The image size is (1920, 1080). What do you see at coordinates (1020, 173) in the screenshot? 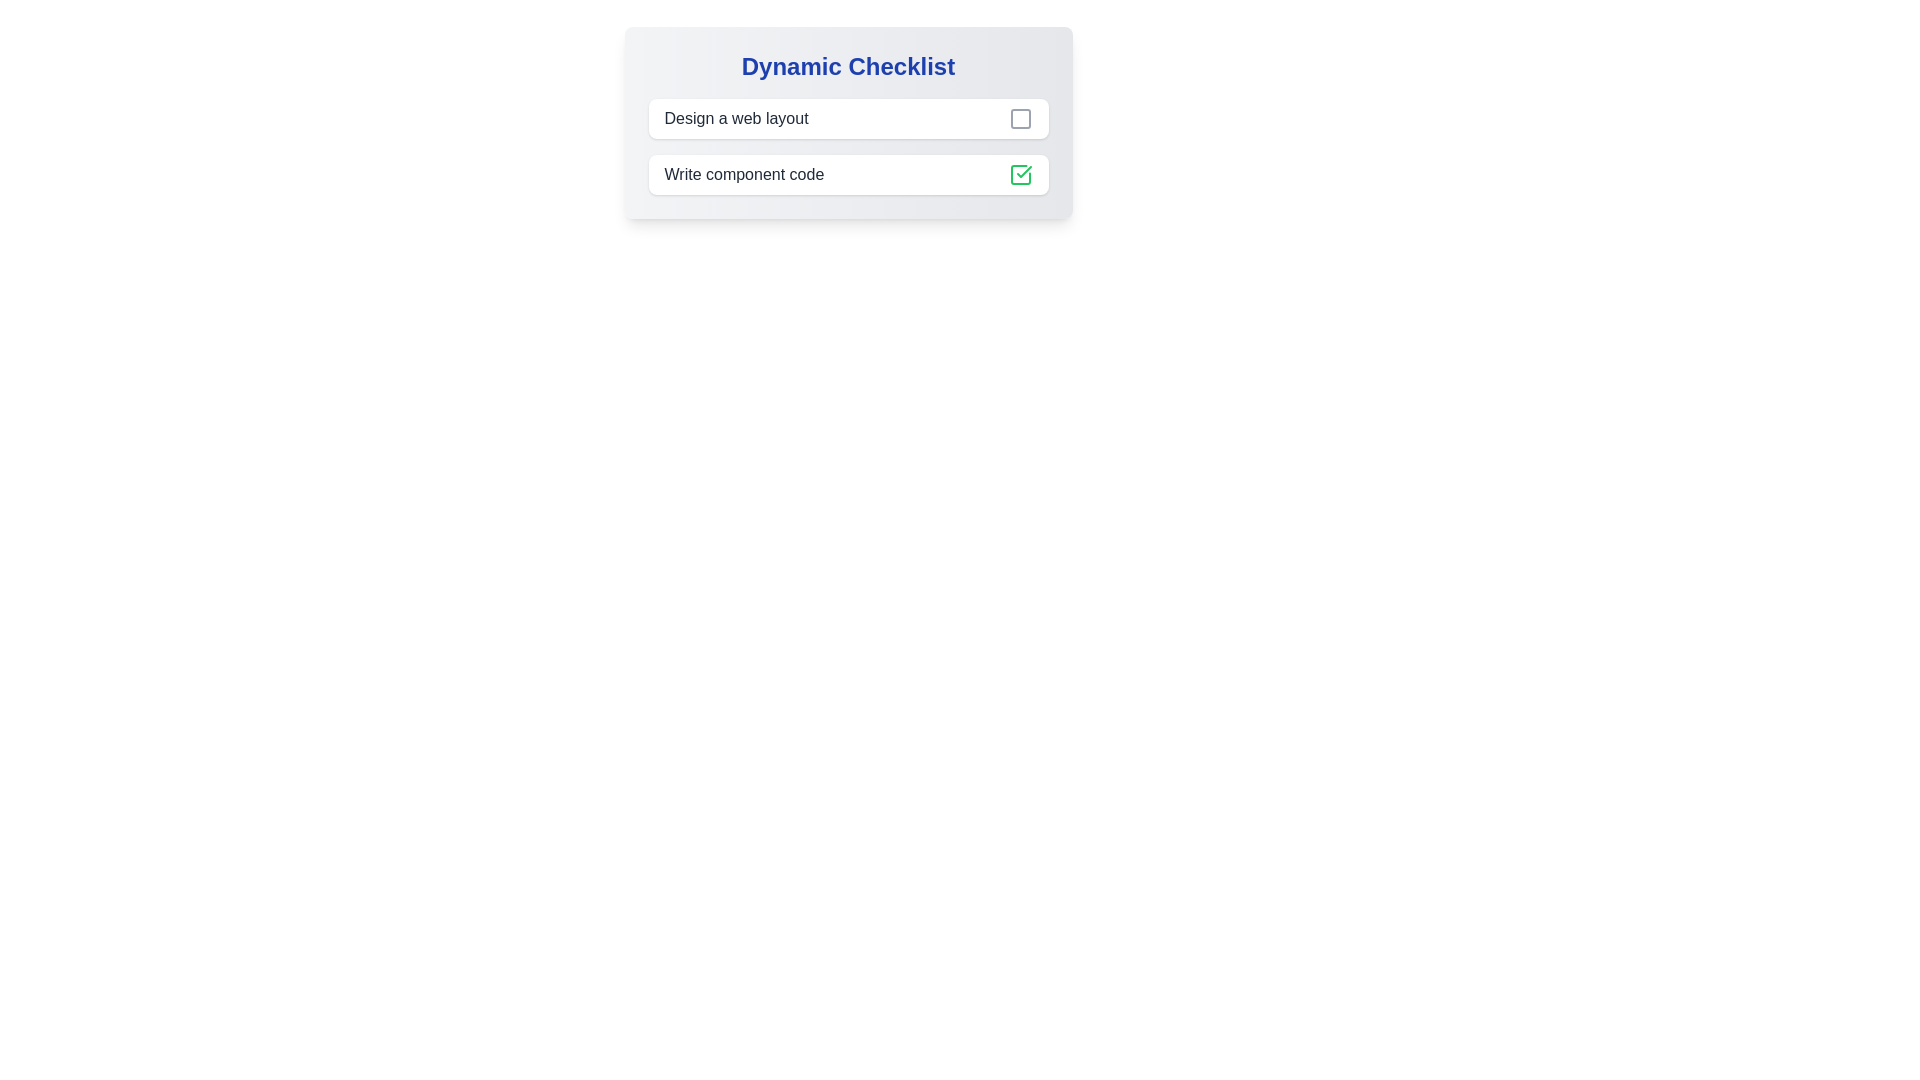
I see `the green checkbox icon located to the right of the text 'Write component code'` at bounding box center [1020, 173].